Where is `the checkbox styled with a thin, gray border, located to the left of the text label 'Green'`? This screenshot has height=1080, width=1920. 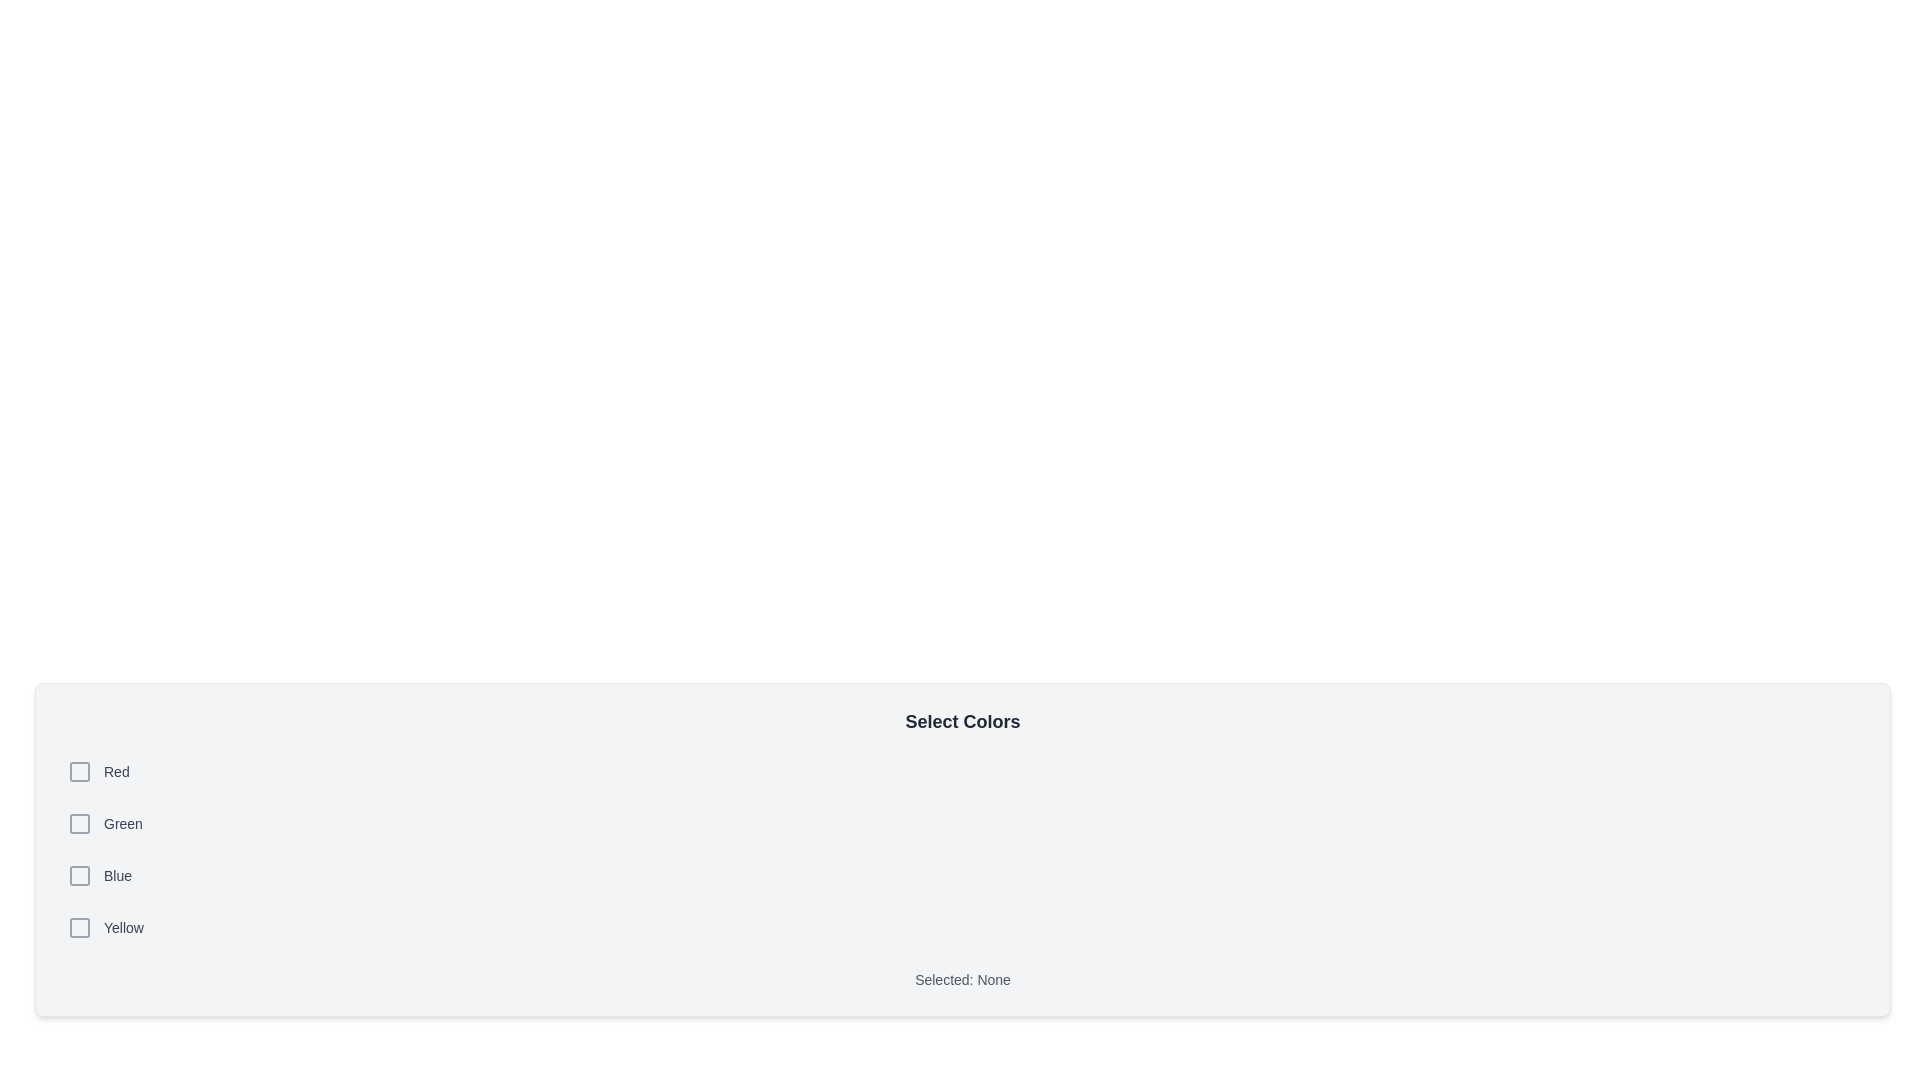 the checkbox styled with a thin, gray border, located to the left of the text label 'Green' is located at coordinates (80, 824).